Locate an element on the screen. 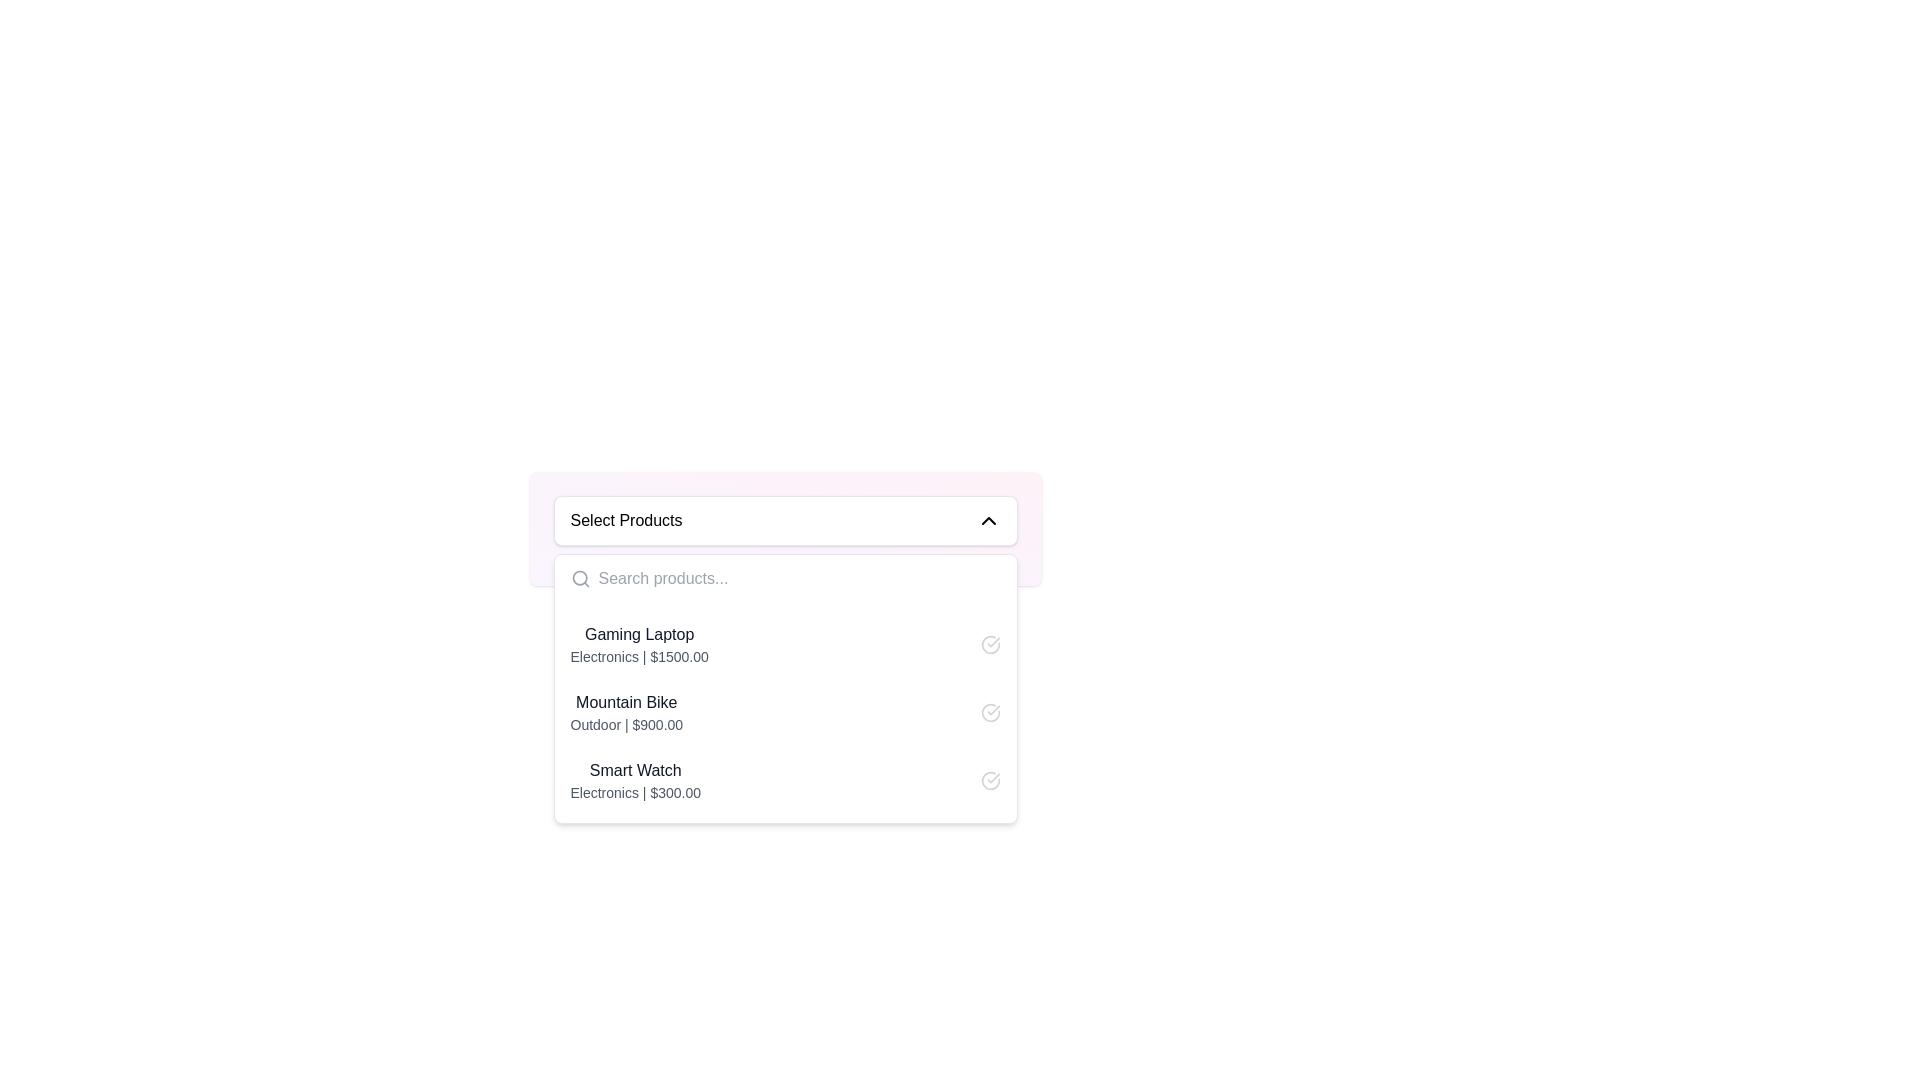  the 'Gaming Laptop' text label within the 'Select Products' dropdown menu to associate it with the item details is located at coordinates (638, 635).